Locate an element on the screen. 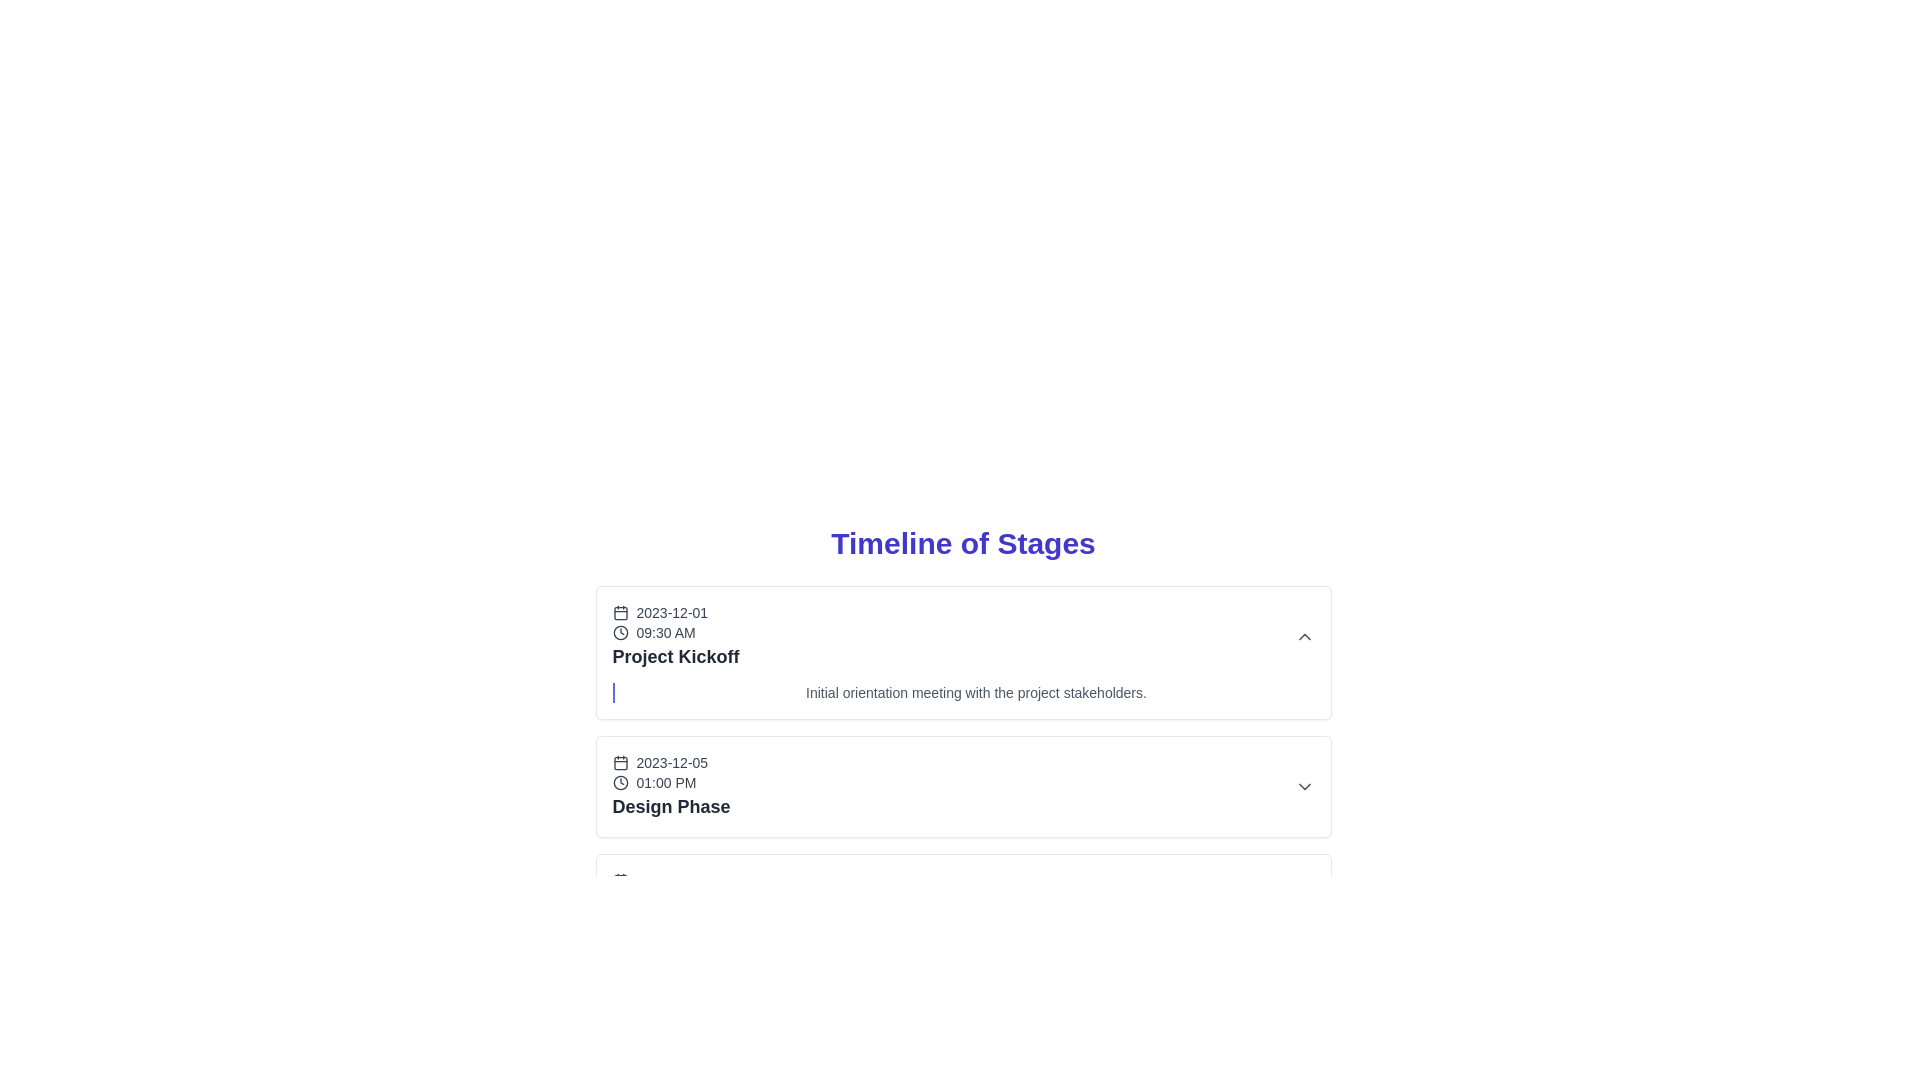 Image resolution: width=1920 pixels, height=1080 pixels. the text label displaying '09:30 AM' in gray color, located beside the clock icon in the timeline entry for '2023-12-01', above the title 'Project Kickoff' is located at coordinates (676, 632).